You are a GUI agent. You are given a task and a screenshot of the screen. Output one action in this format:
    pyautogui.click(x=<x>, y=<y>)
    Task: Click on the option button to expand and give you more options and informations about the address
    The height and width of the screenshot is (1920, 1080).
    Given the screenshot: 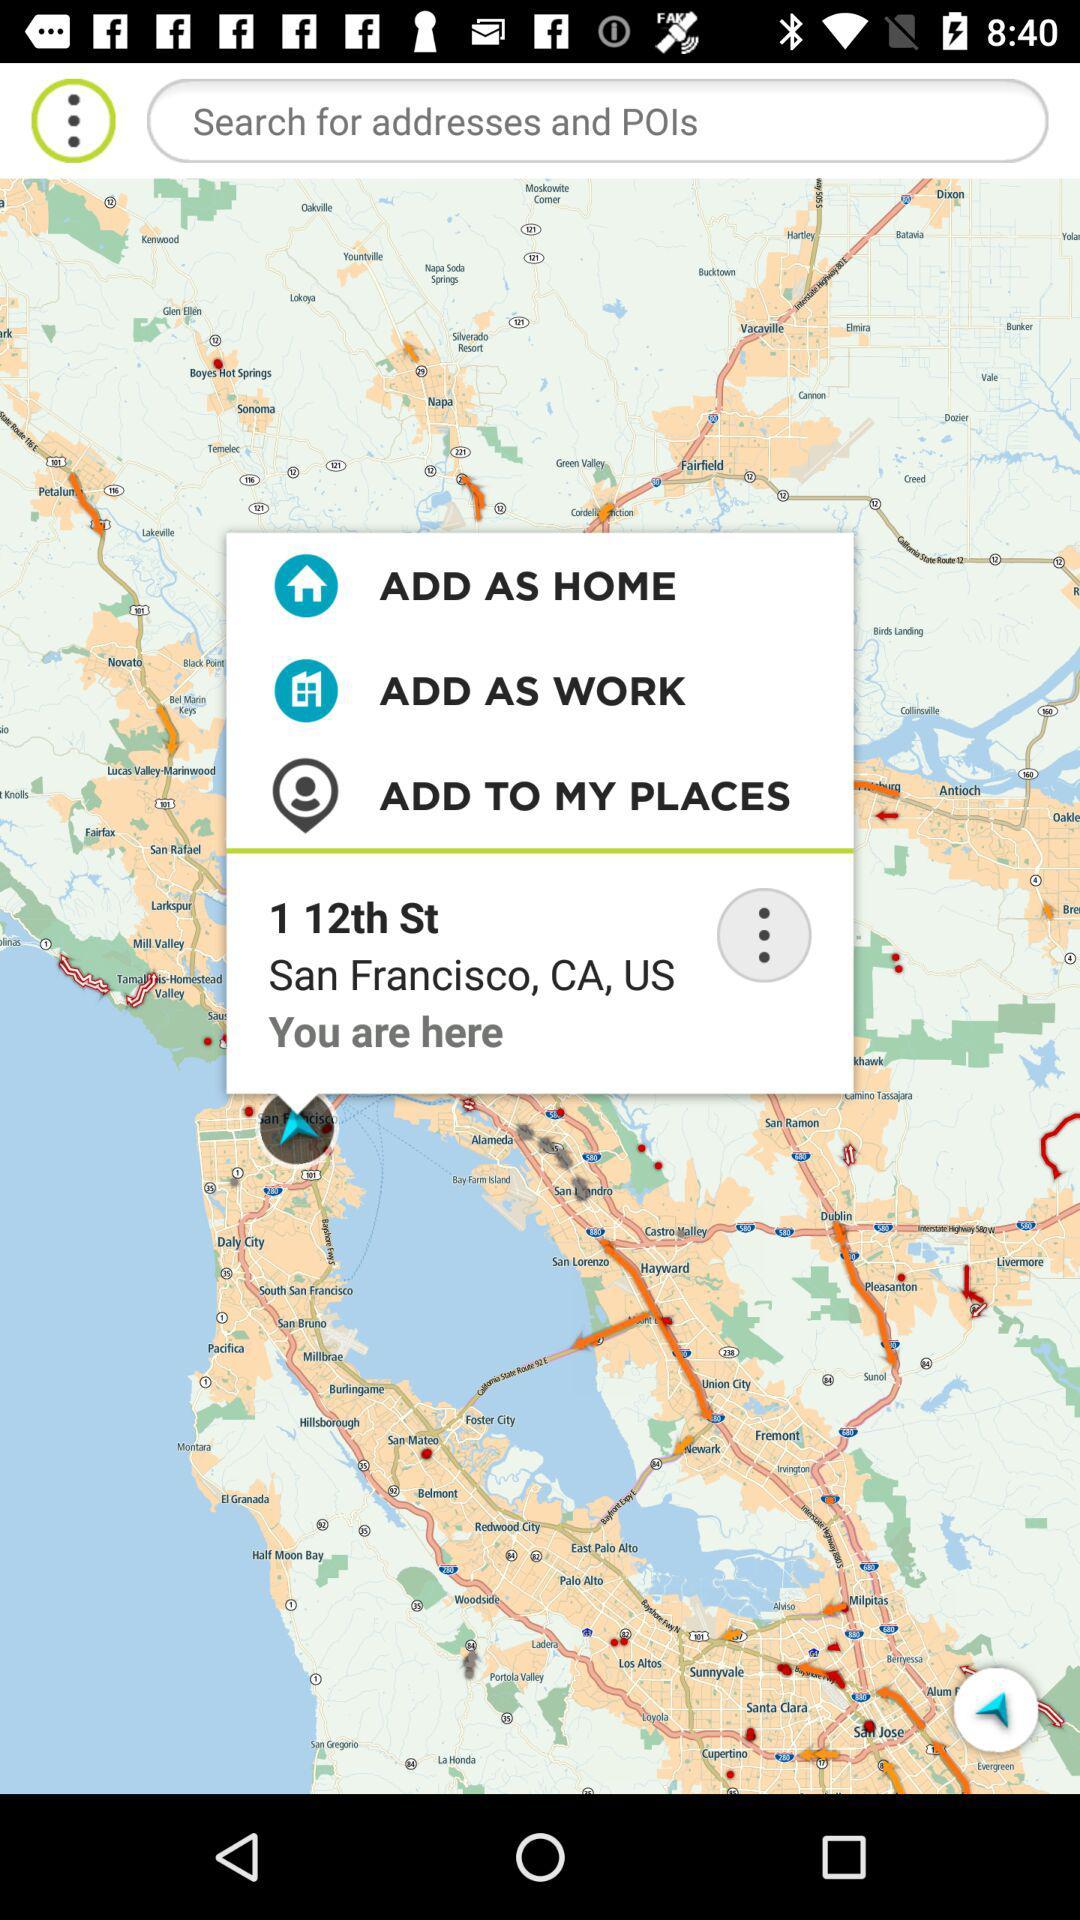 What is the action you would take?
    pyautogui.click(x=764, y=934)
    